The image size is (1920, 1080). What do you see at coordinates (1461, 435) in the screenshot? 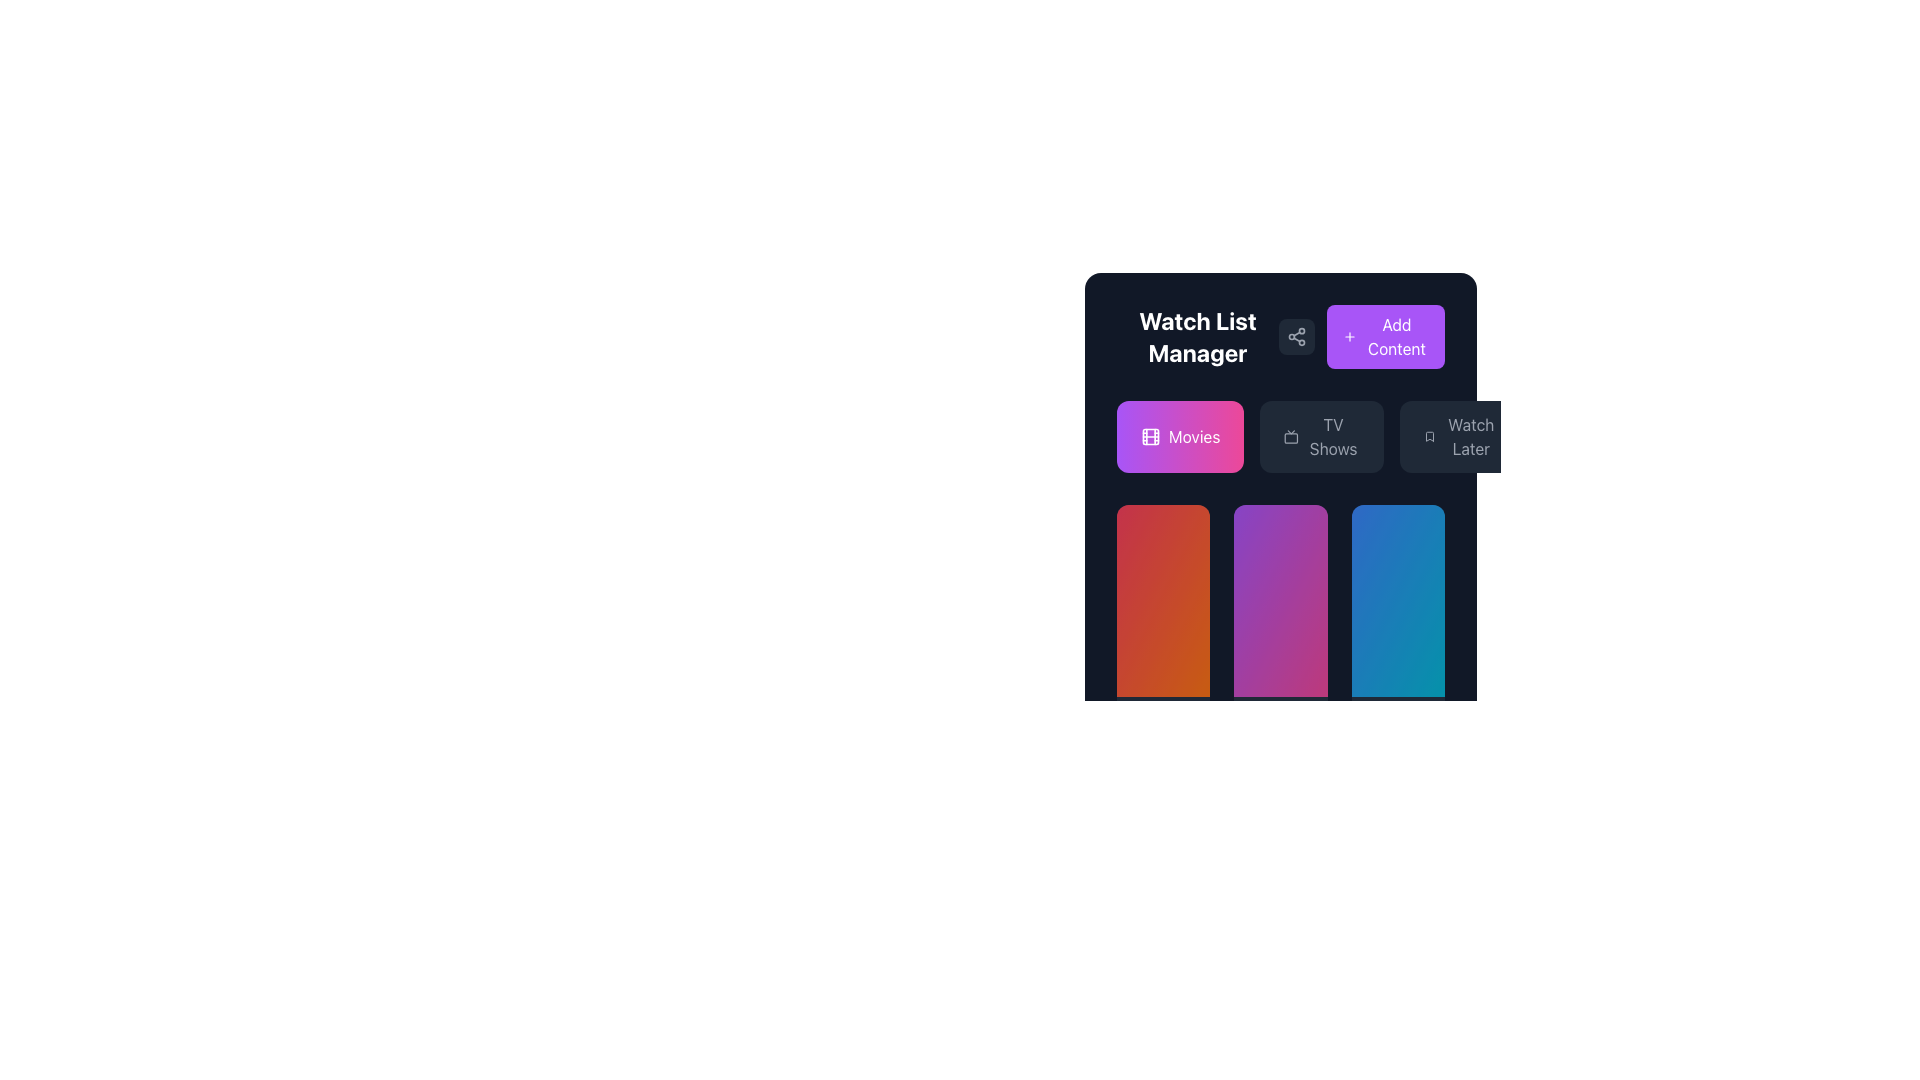
I see `the button that allows users to mark or manage content to watch later, located to the right of the 'Movies' and 'TV Shows' buttons` at bounding box center [1461, 435].